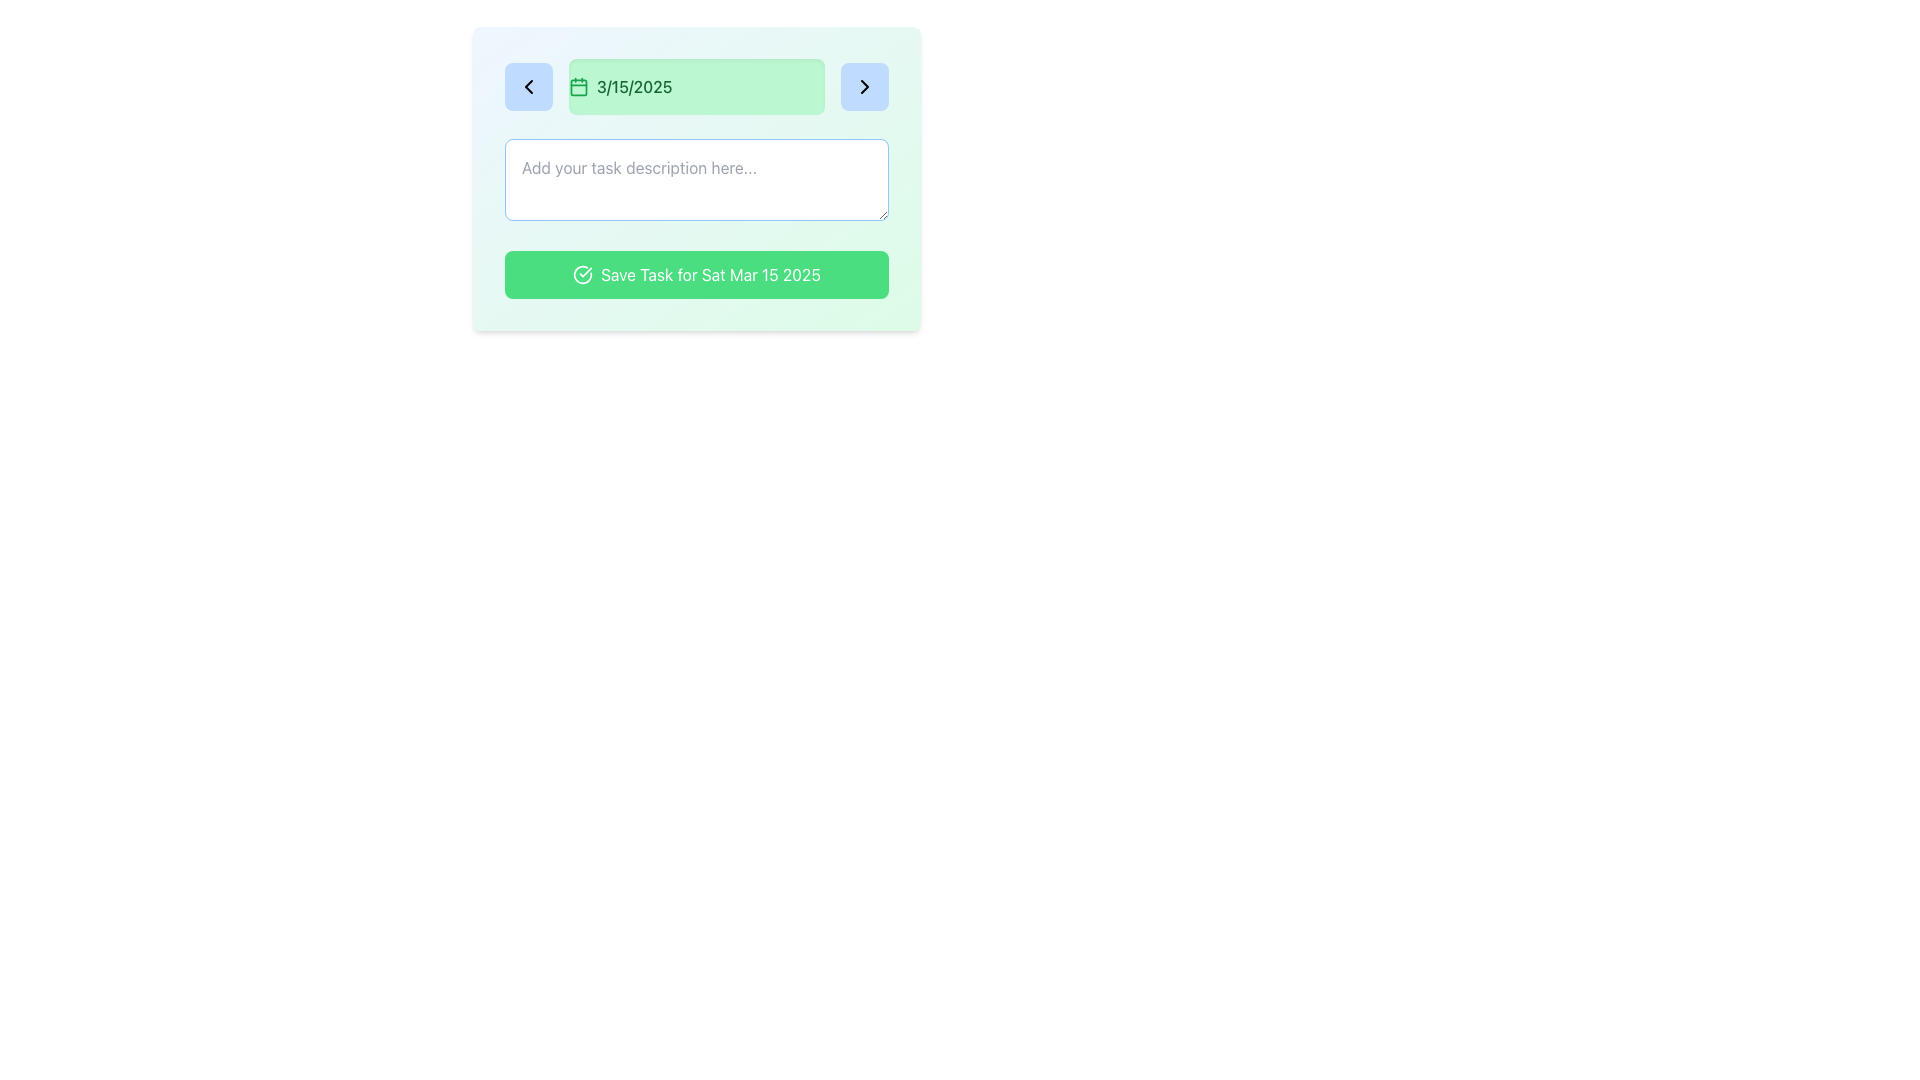 The image size is (1920, 1080). Describe the element at coordinates (633, 86) in the screenshot. I see `the static text element displaying the date, located in the middle-right of a green box adjacent to a calendar icon` at that location.